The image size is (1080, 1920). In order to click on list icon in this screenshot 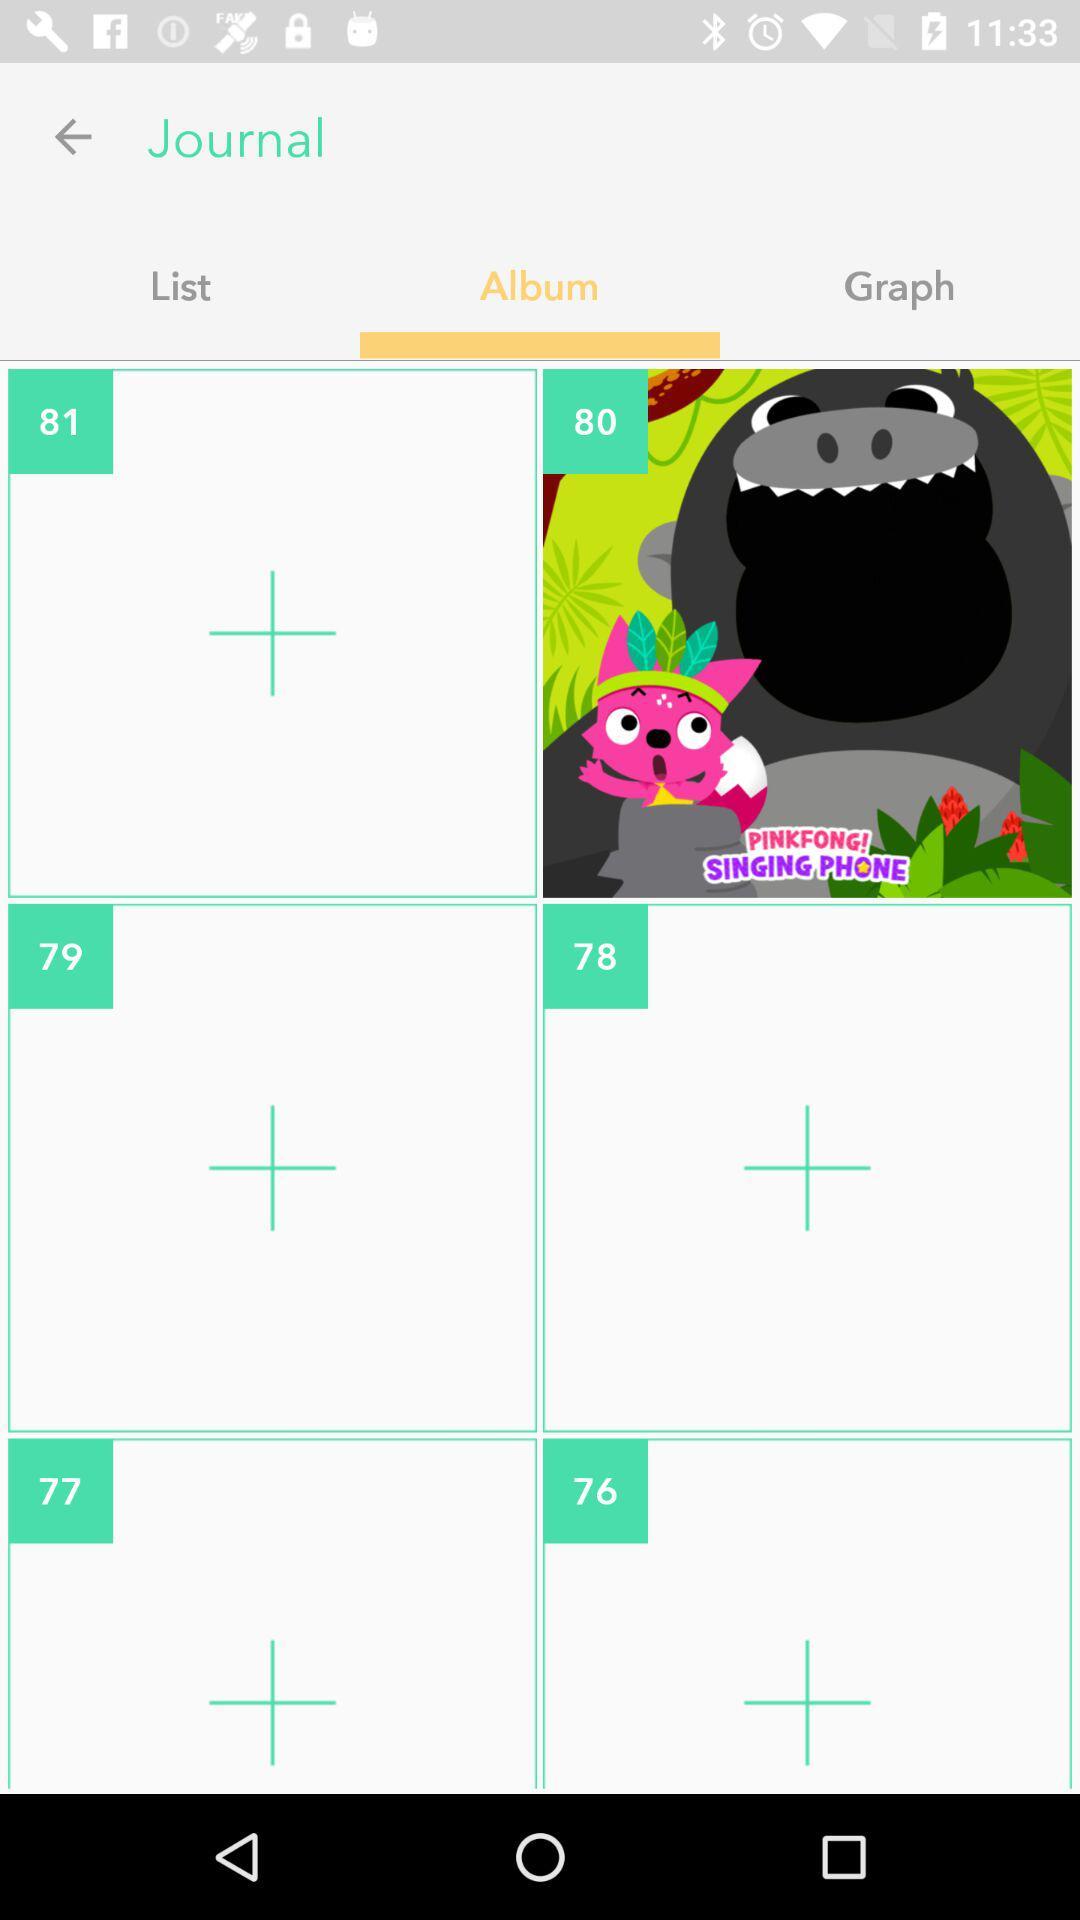, I will do `click(180, 284)`.